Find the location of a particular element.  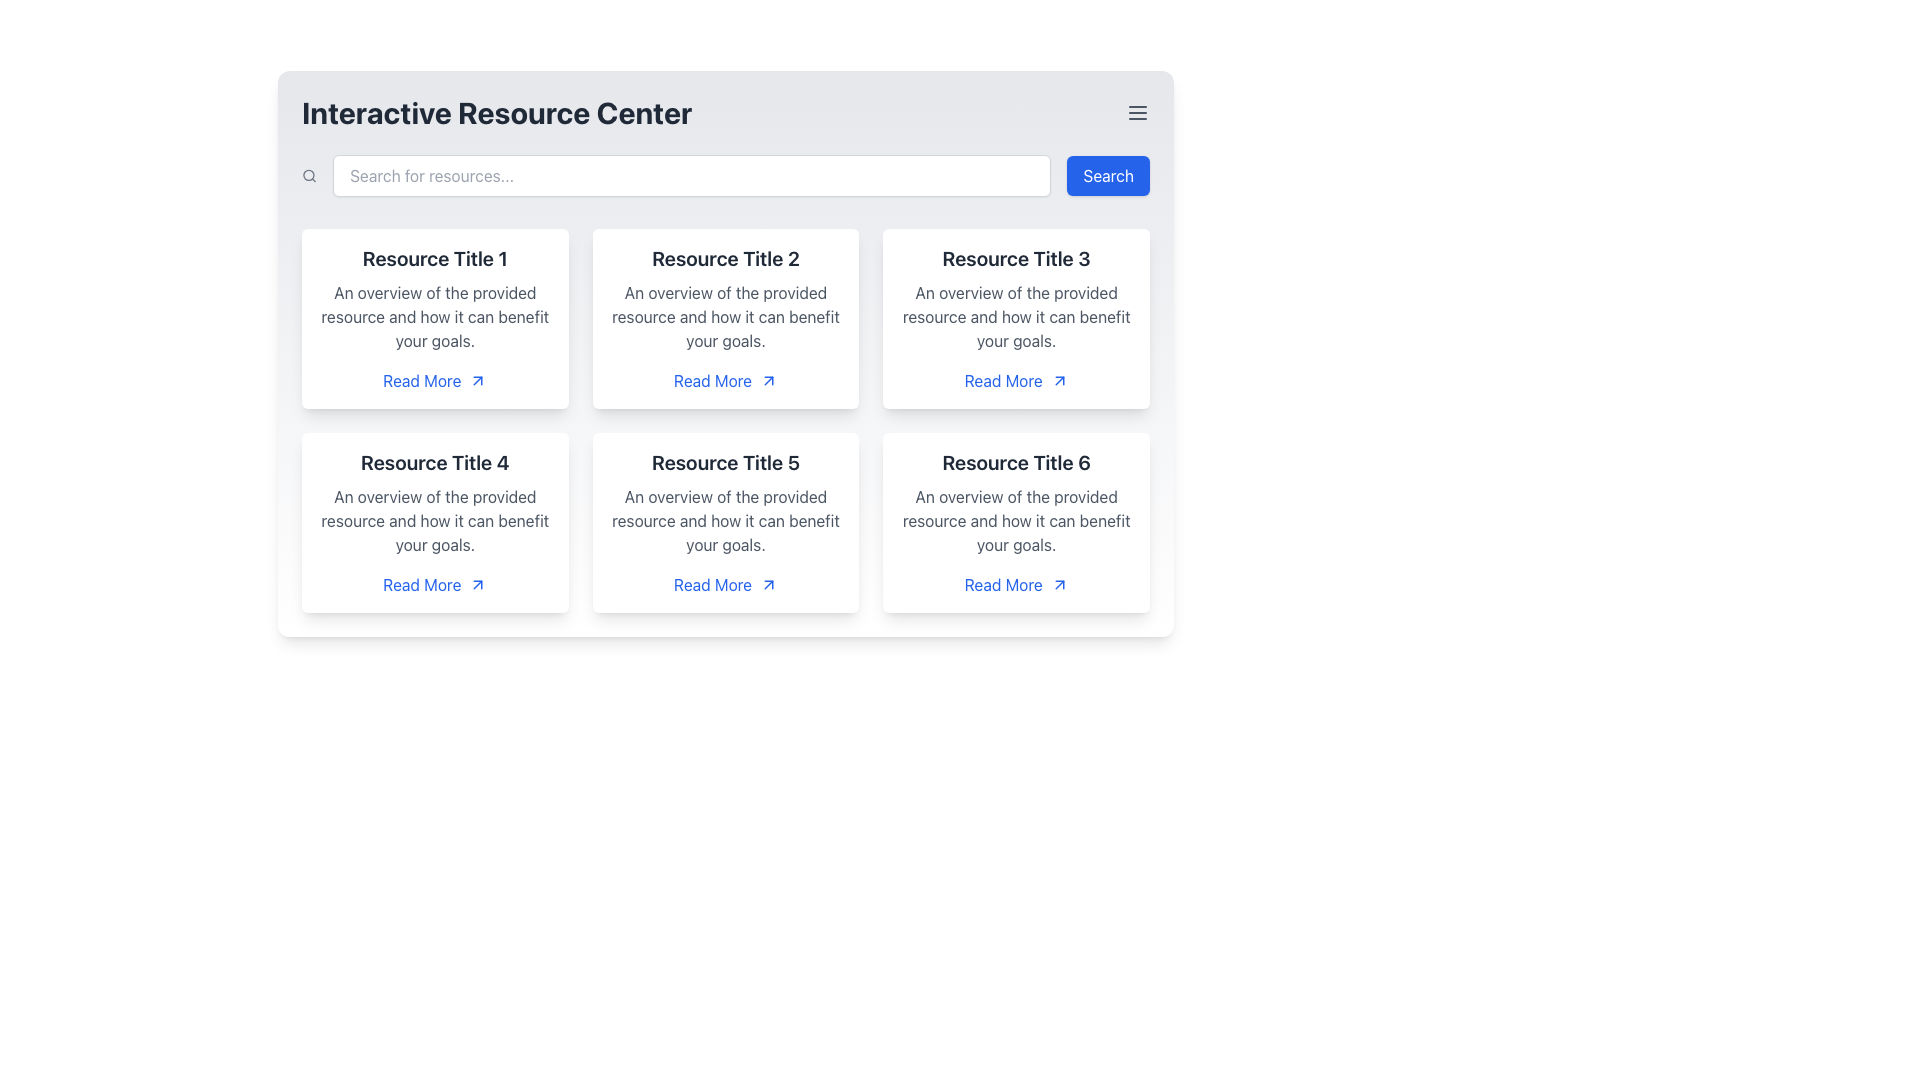

the title text label within the resource card located in the top row, second column of the grid layout is located at coordinates (724, 257).